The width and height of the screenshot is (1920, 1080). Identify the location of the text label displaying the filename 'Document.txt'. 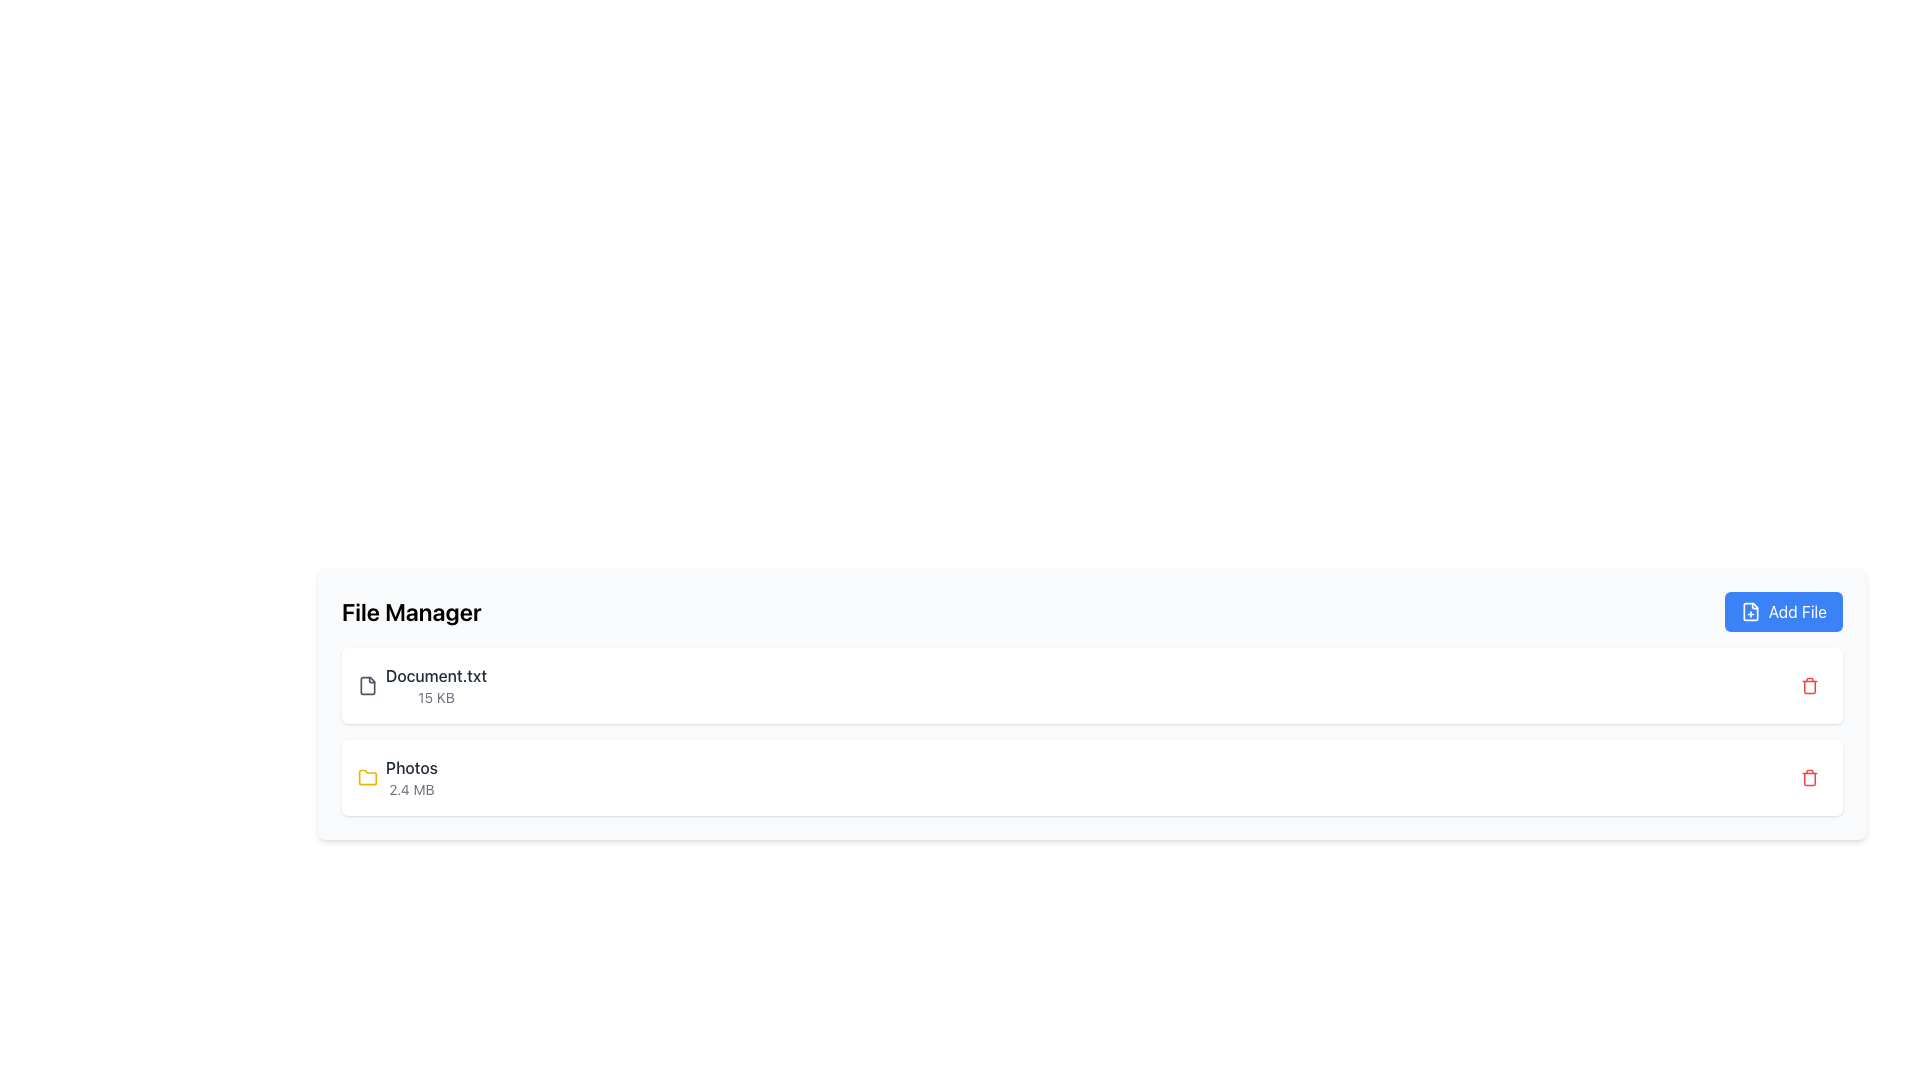
(435, 675).